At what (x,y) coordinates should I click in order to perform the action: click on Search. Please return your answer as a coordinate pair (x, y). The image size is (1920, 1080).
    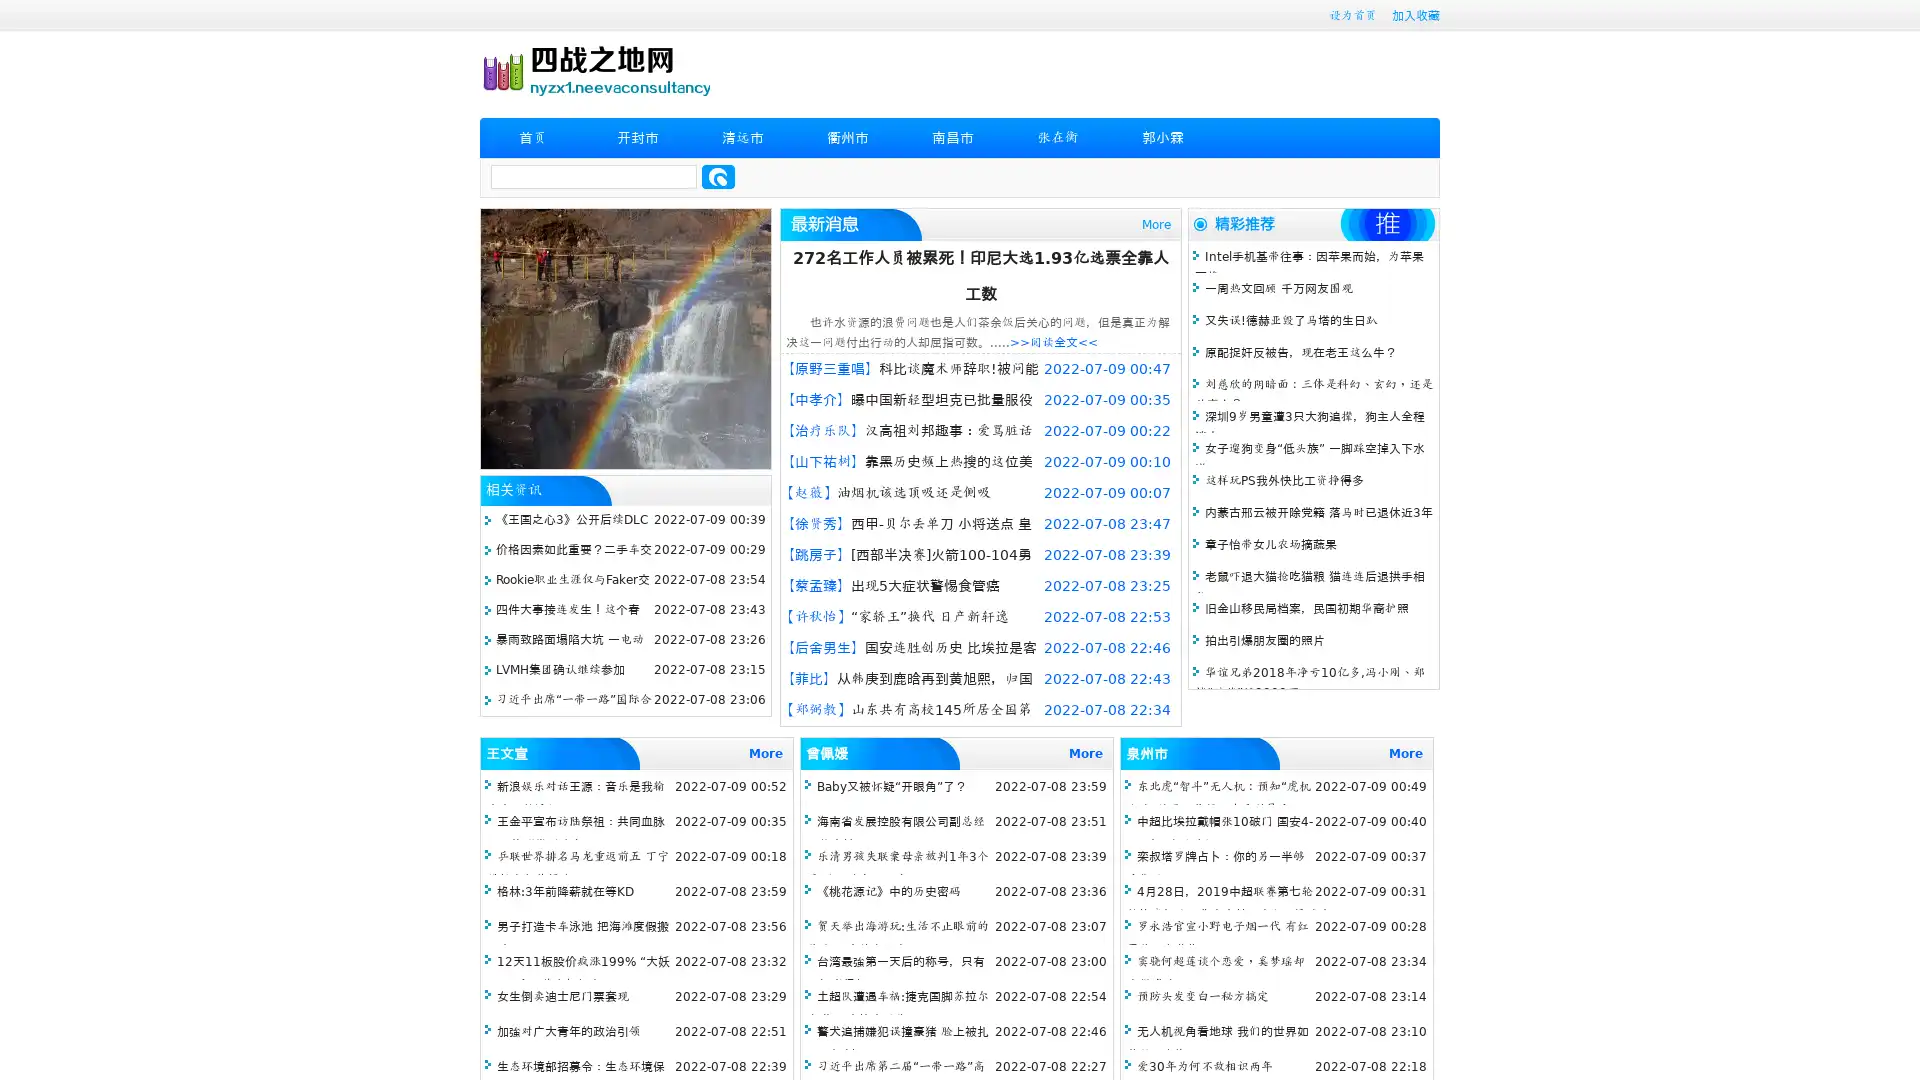
    Looking at the image, I should click on (718, 176).